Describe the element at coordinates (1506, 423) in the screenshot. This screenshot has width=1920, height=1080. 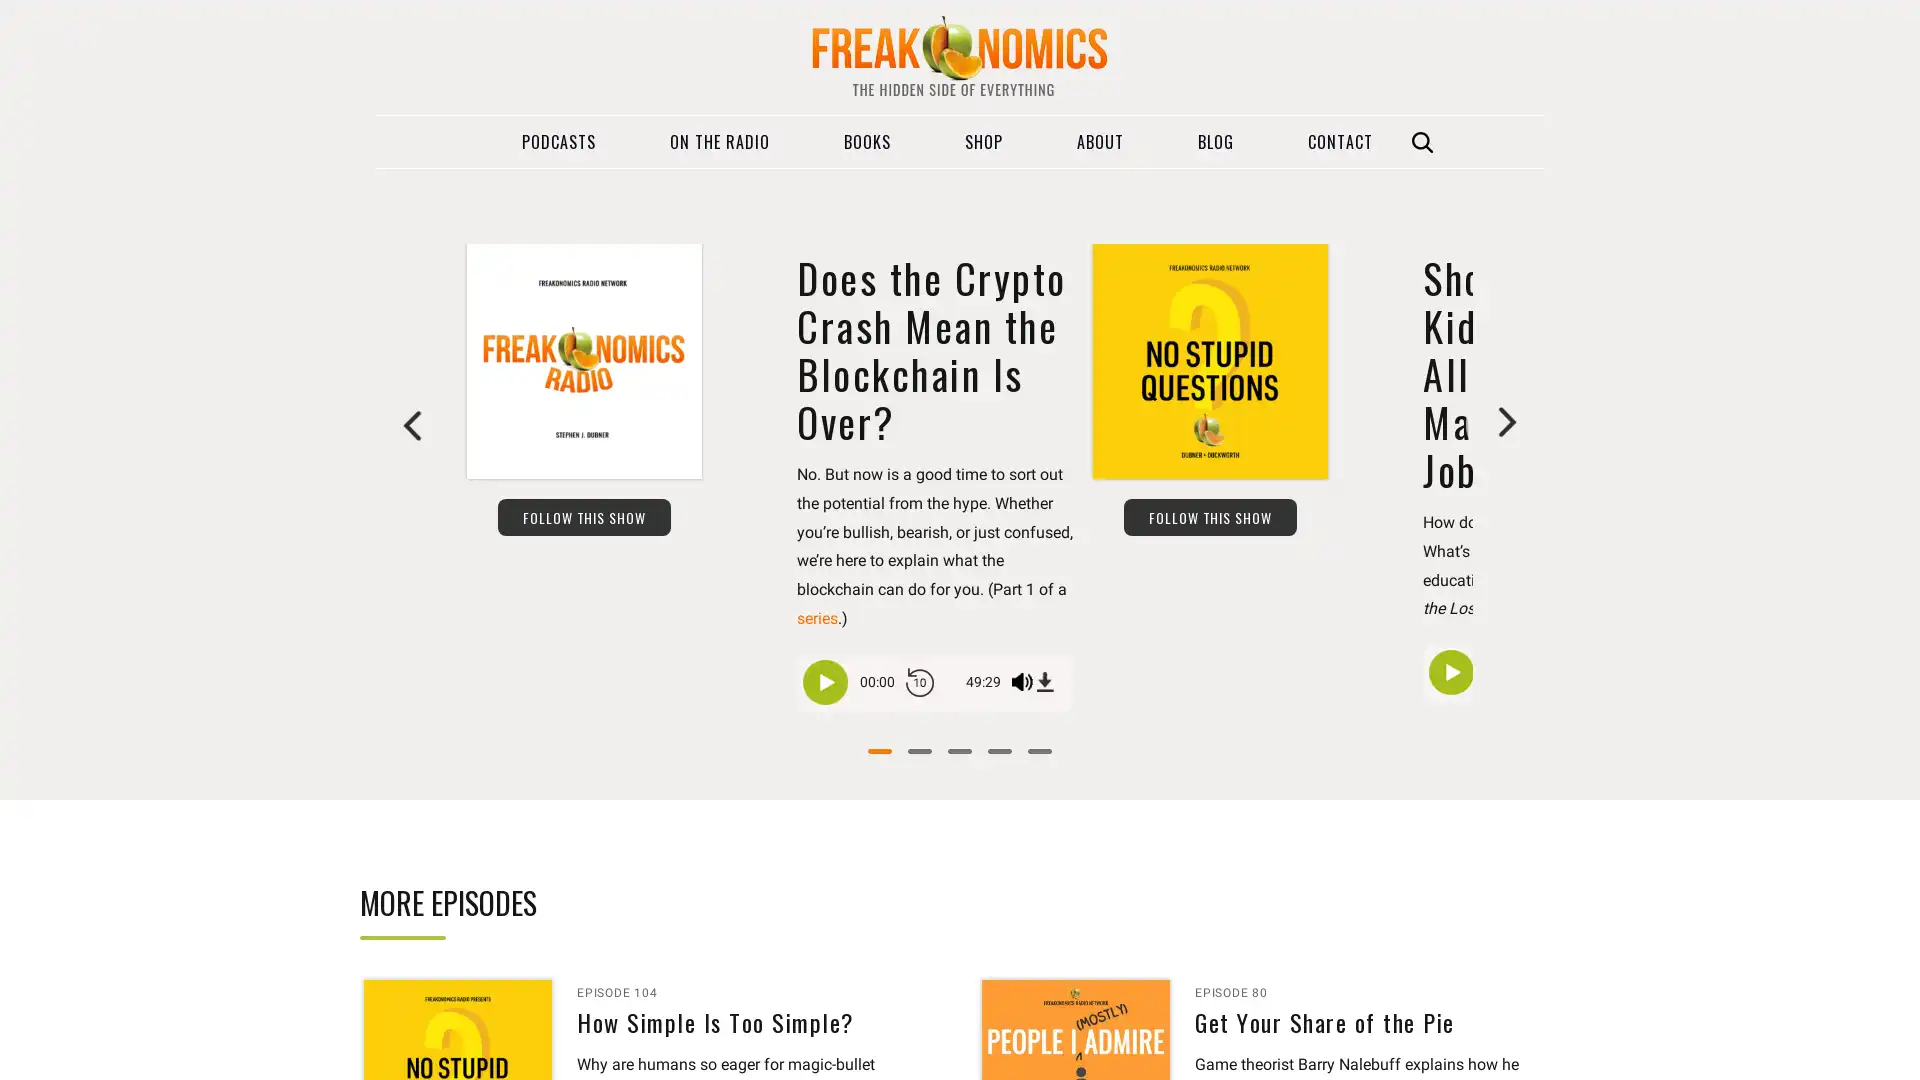
I see `Next` at that location.